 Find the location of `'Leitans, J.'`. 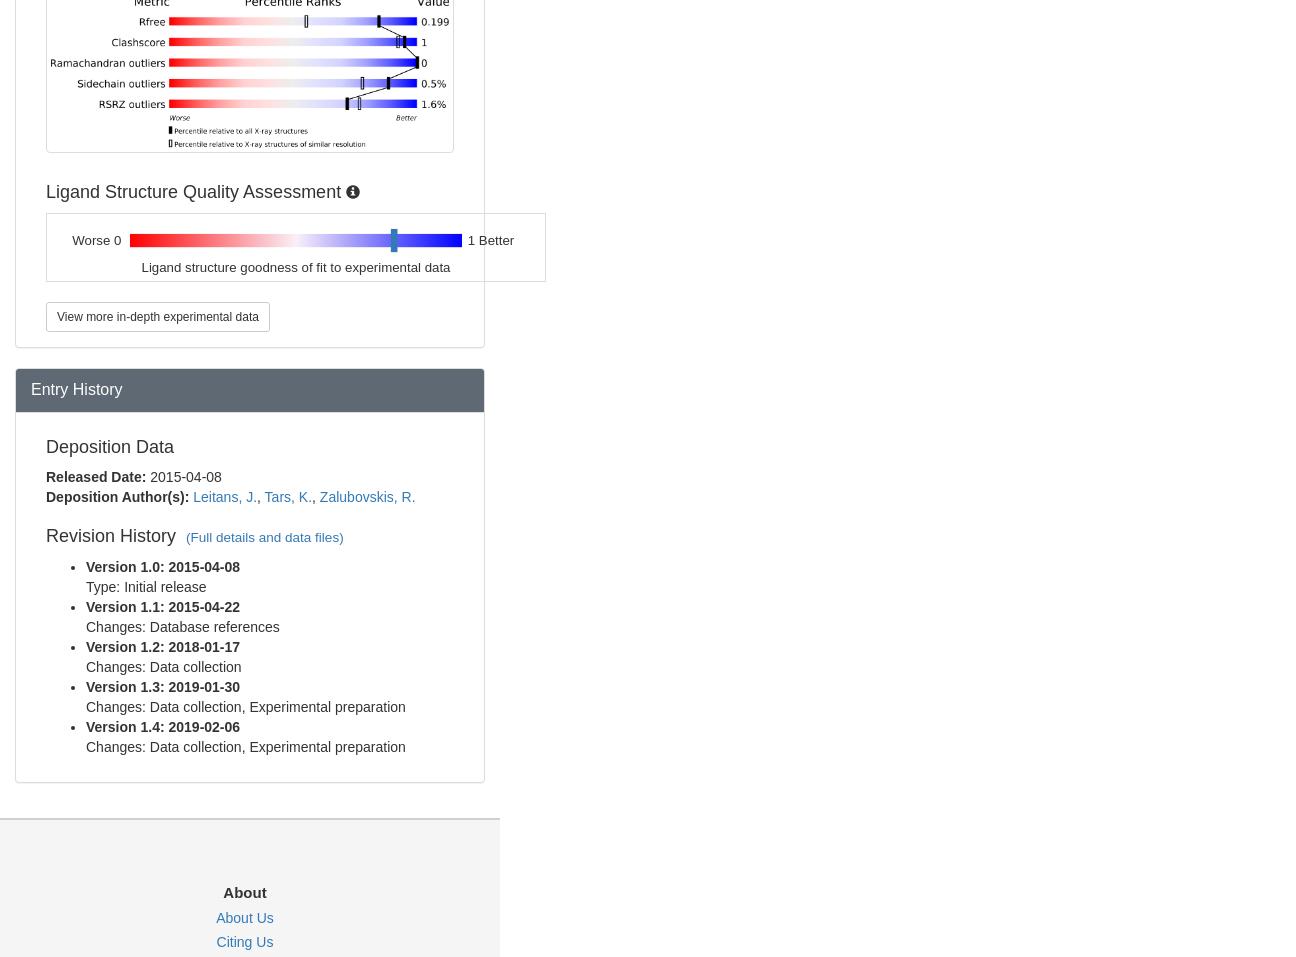

'Leitans, J.' is located at coordinates (223, 496).